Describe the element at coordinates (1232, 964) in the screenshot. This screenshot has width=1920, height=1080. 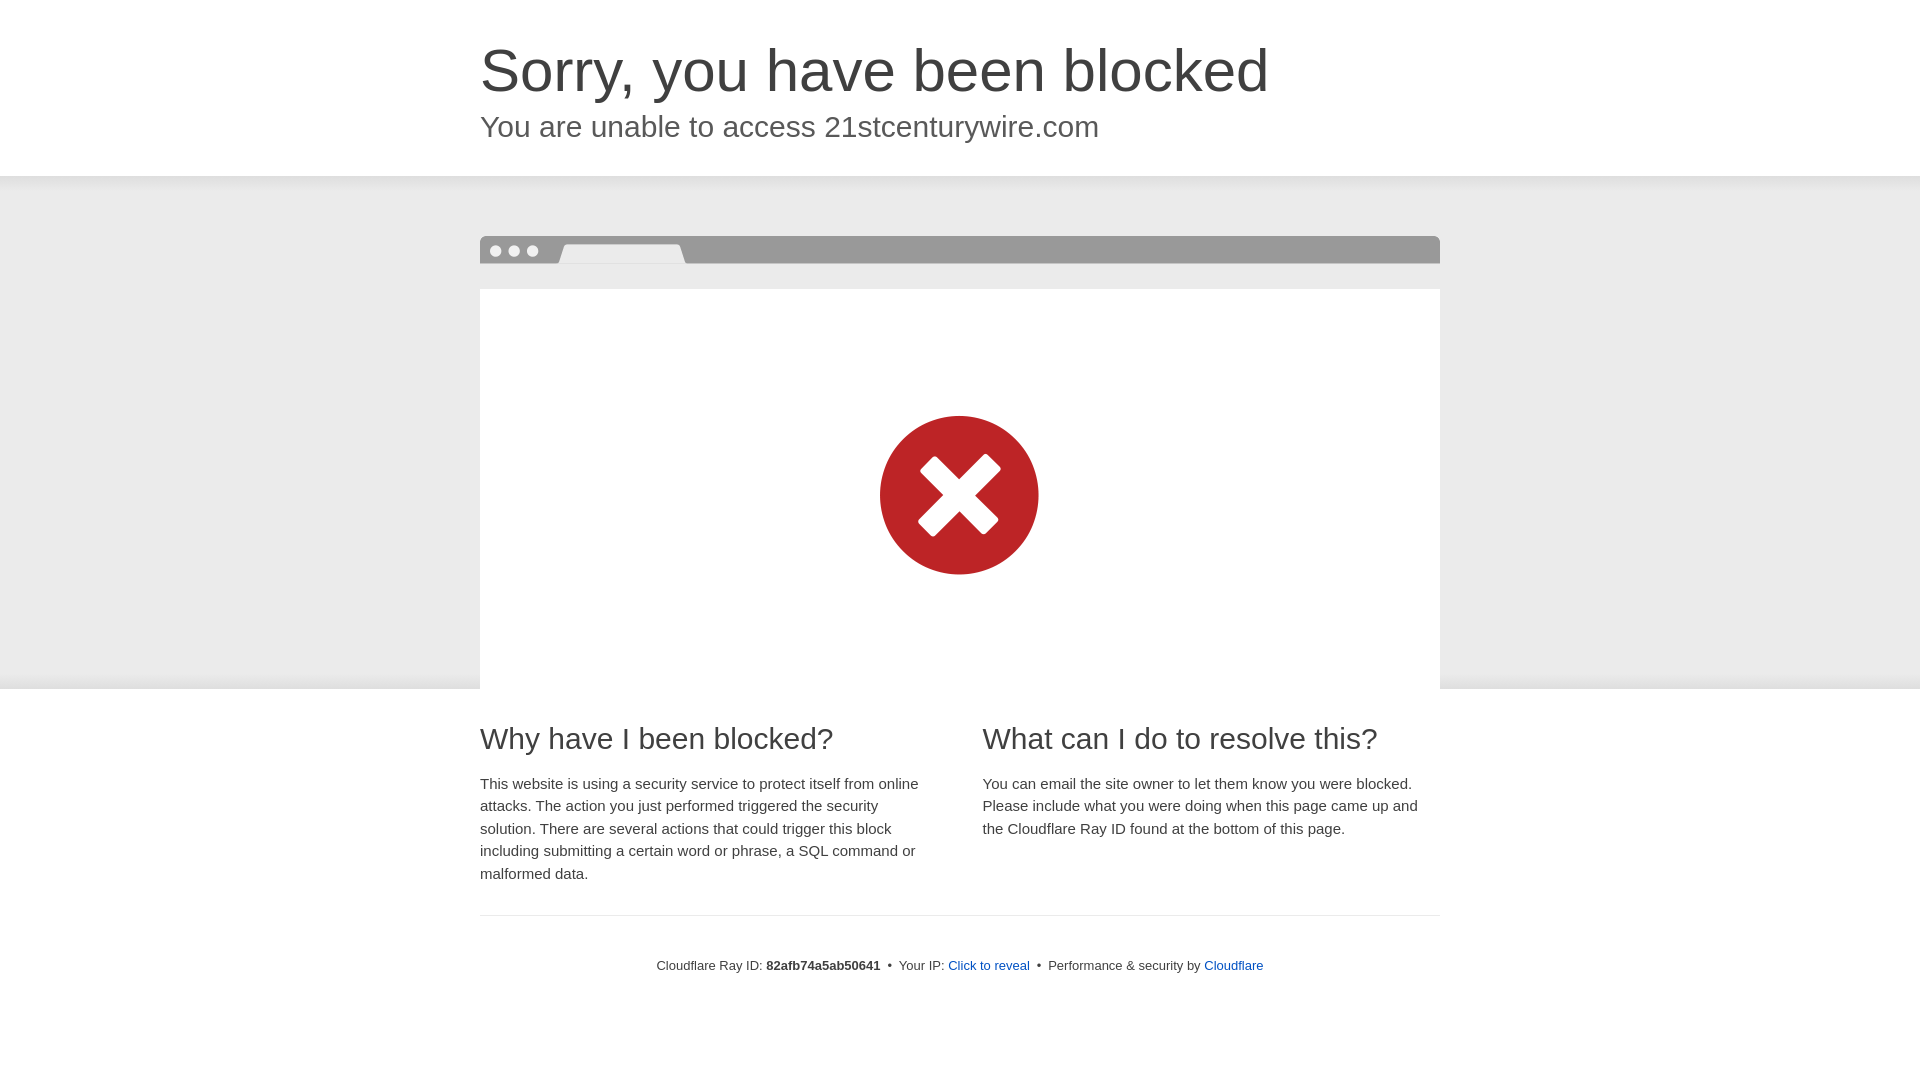
I see `'Cloudflare'` at that location.